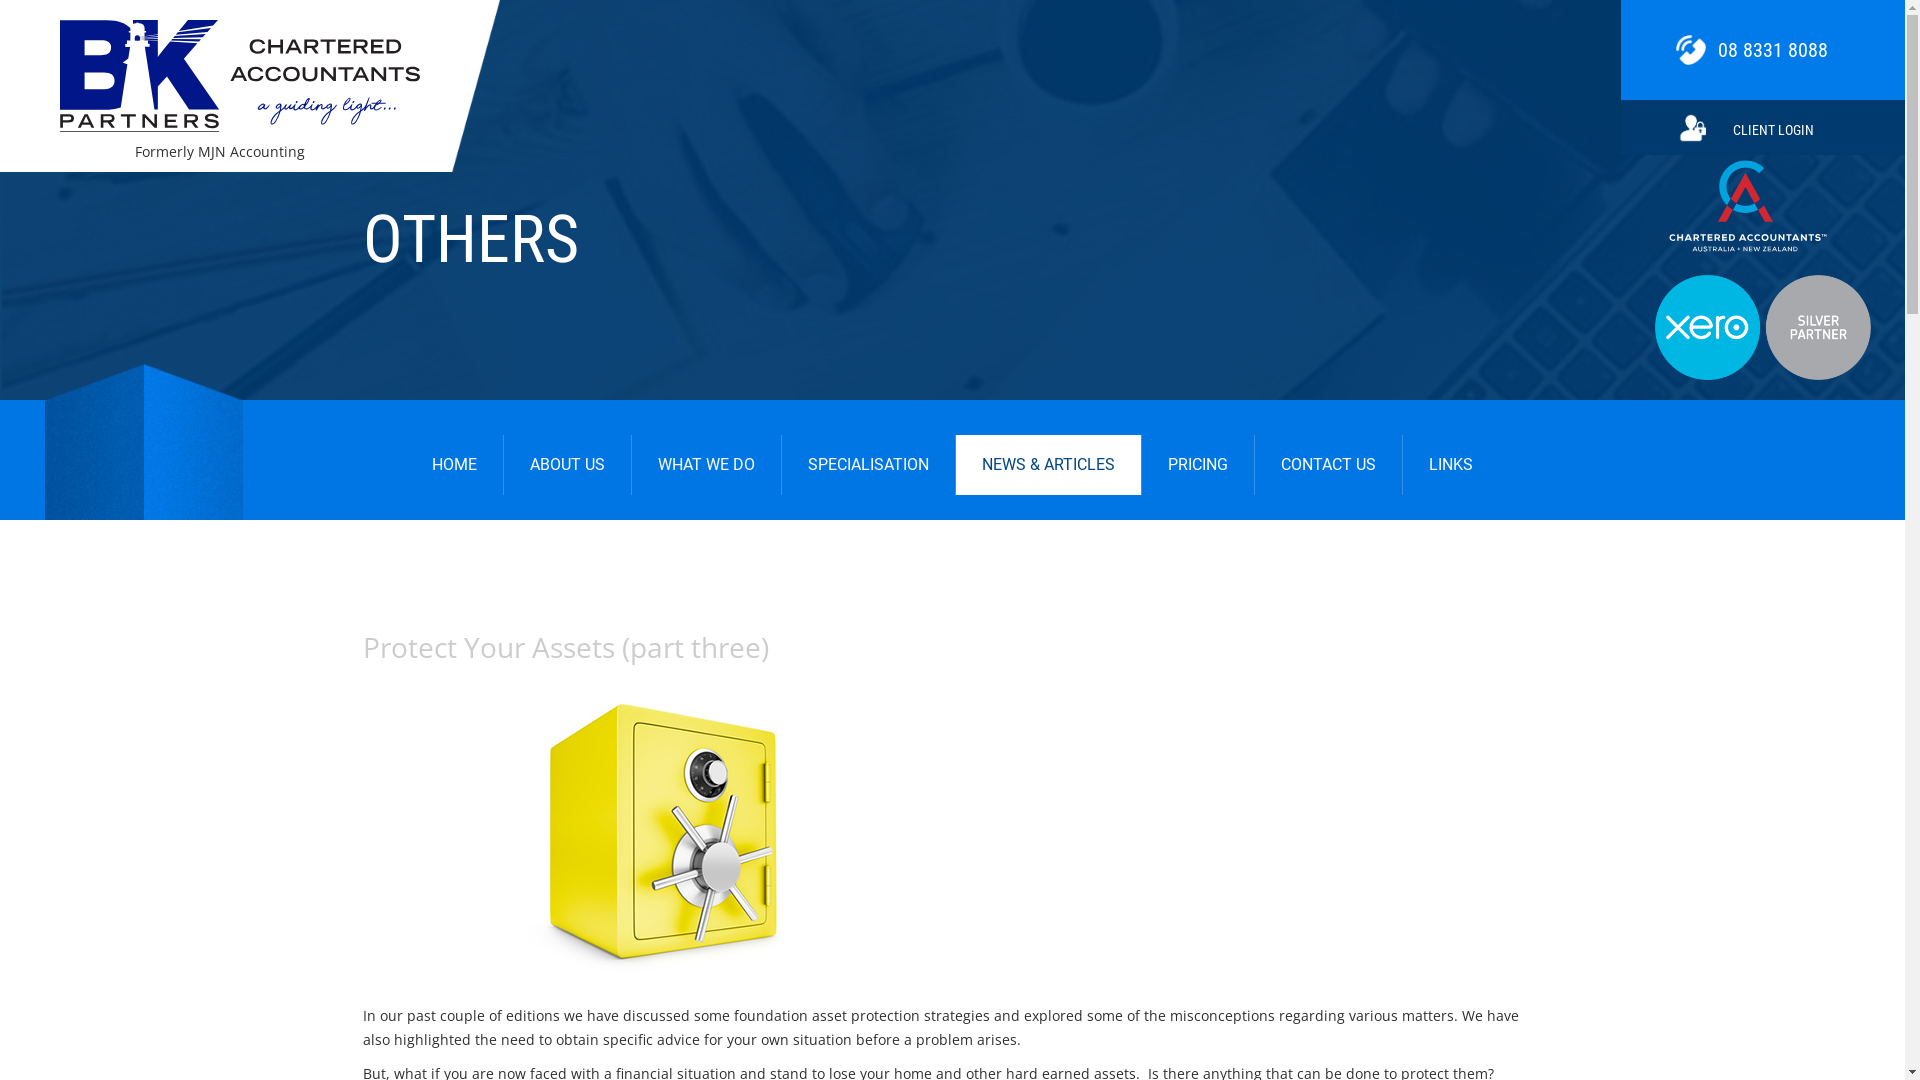 The height and width of the screenshot is (1080, 1920). What do you see at coordinates (1198, 465) in the screenshot?
I see `'PRICING'` at bounding box center [1198, 465].